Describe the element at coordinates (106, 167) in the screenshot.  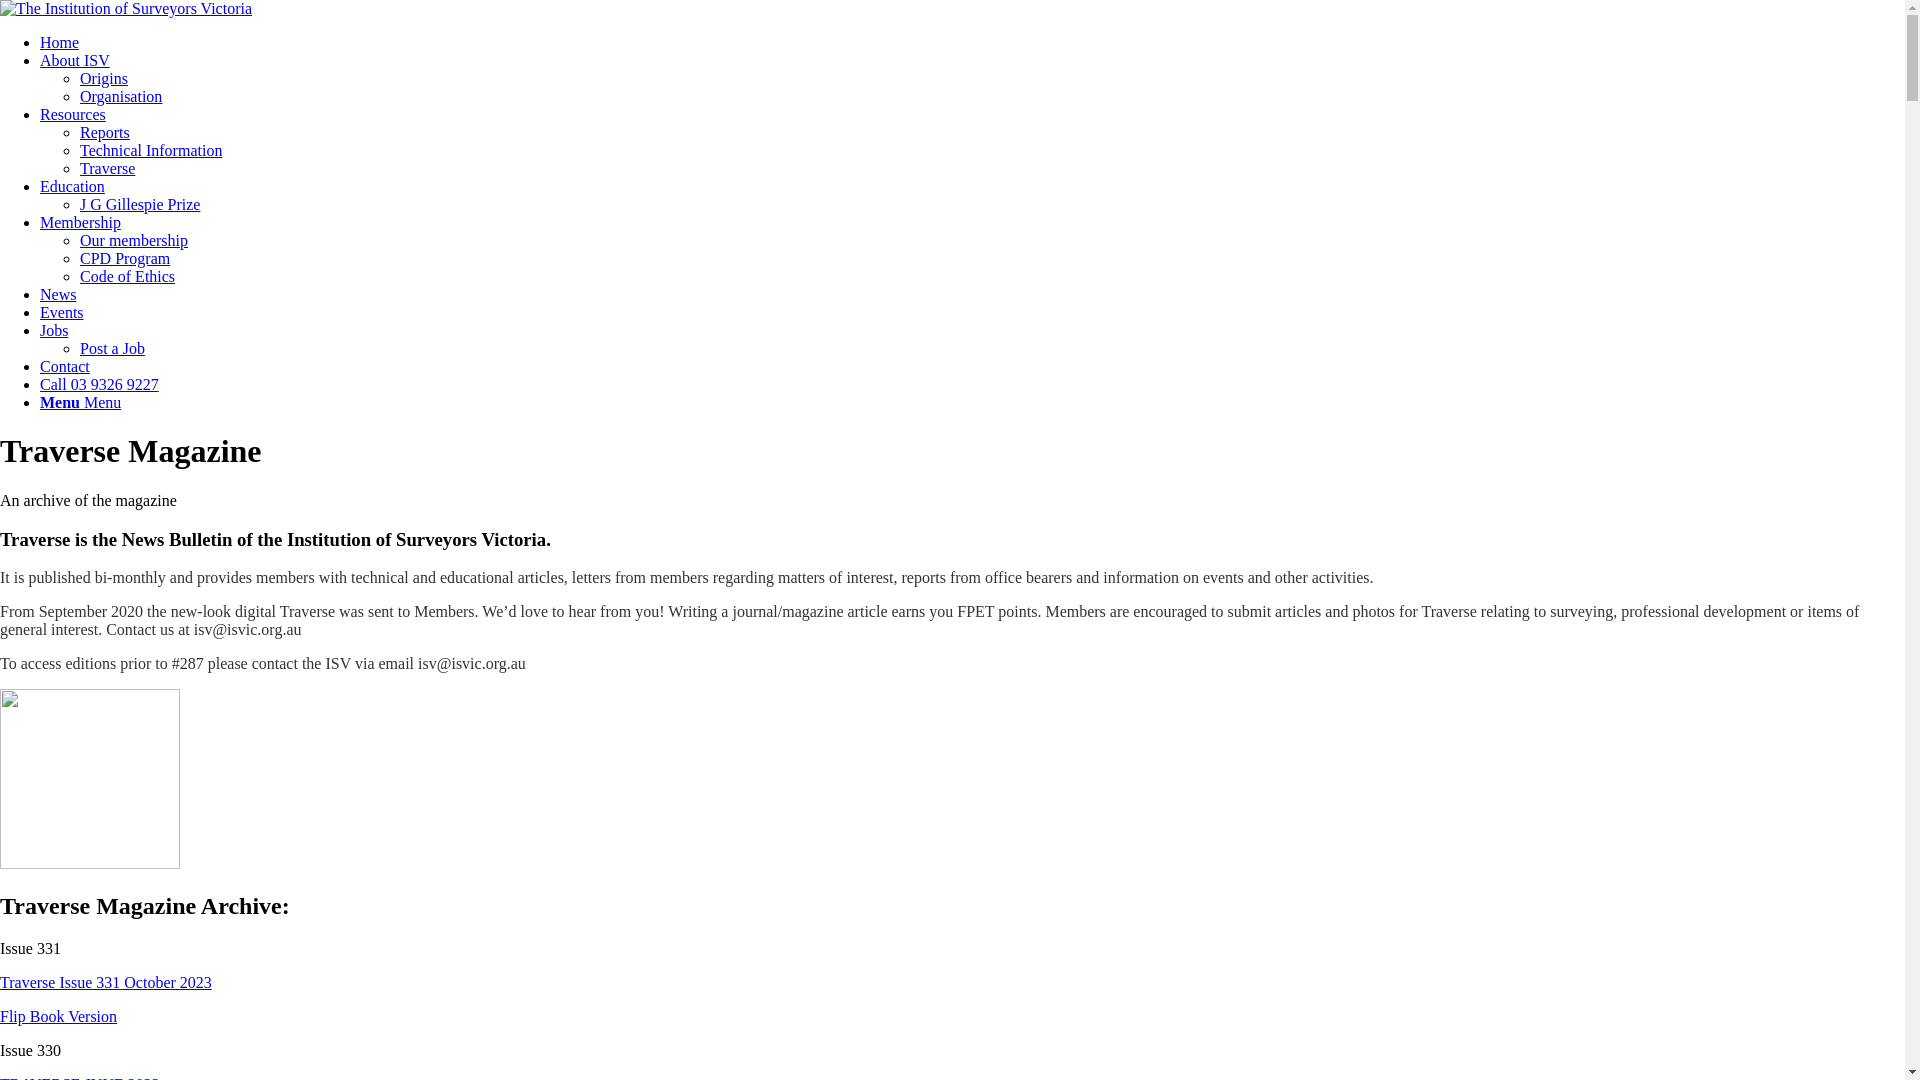
I see `'Traverse'` at that location.